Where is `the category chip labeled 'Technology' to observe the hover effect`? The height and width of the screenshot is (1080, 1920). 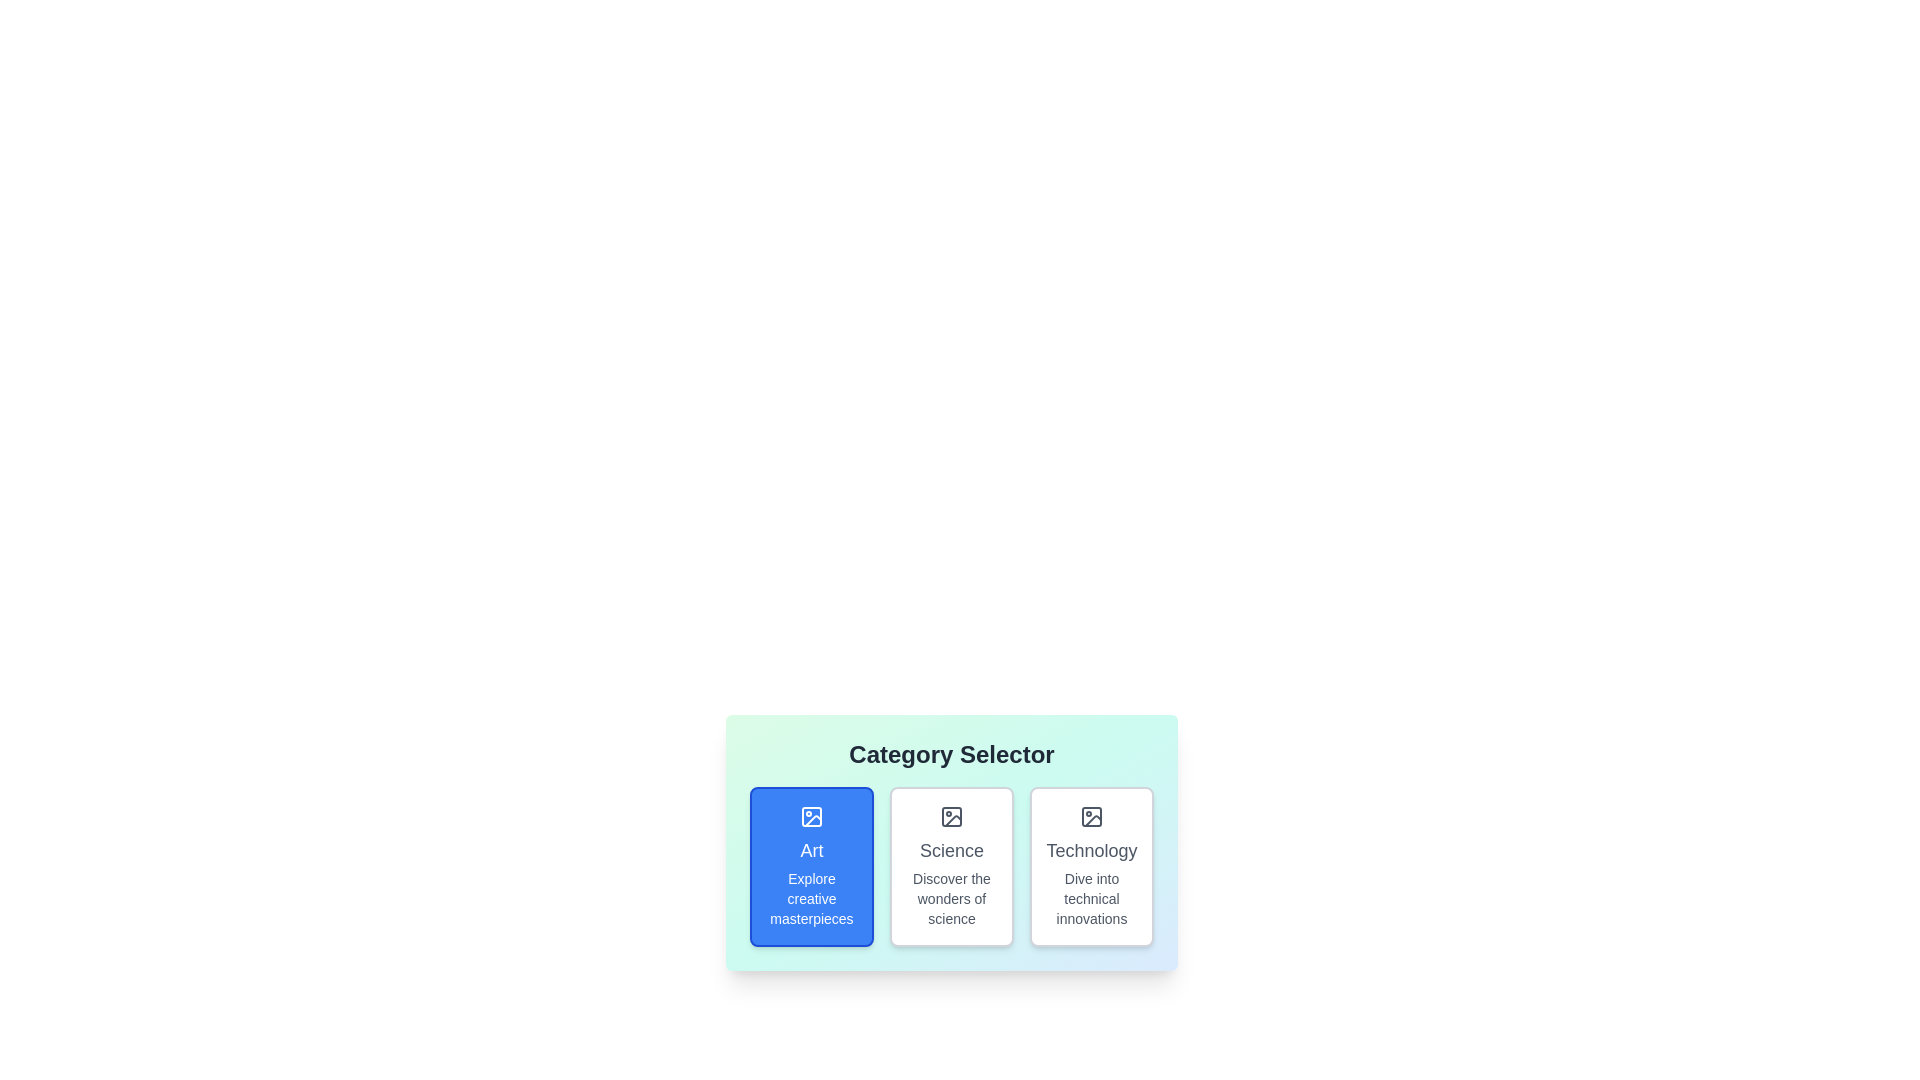 the category chip labeled 'Technology' to observe the hover effect is located at coordinates (1090, 866).